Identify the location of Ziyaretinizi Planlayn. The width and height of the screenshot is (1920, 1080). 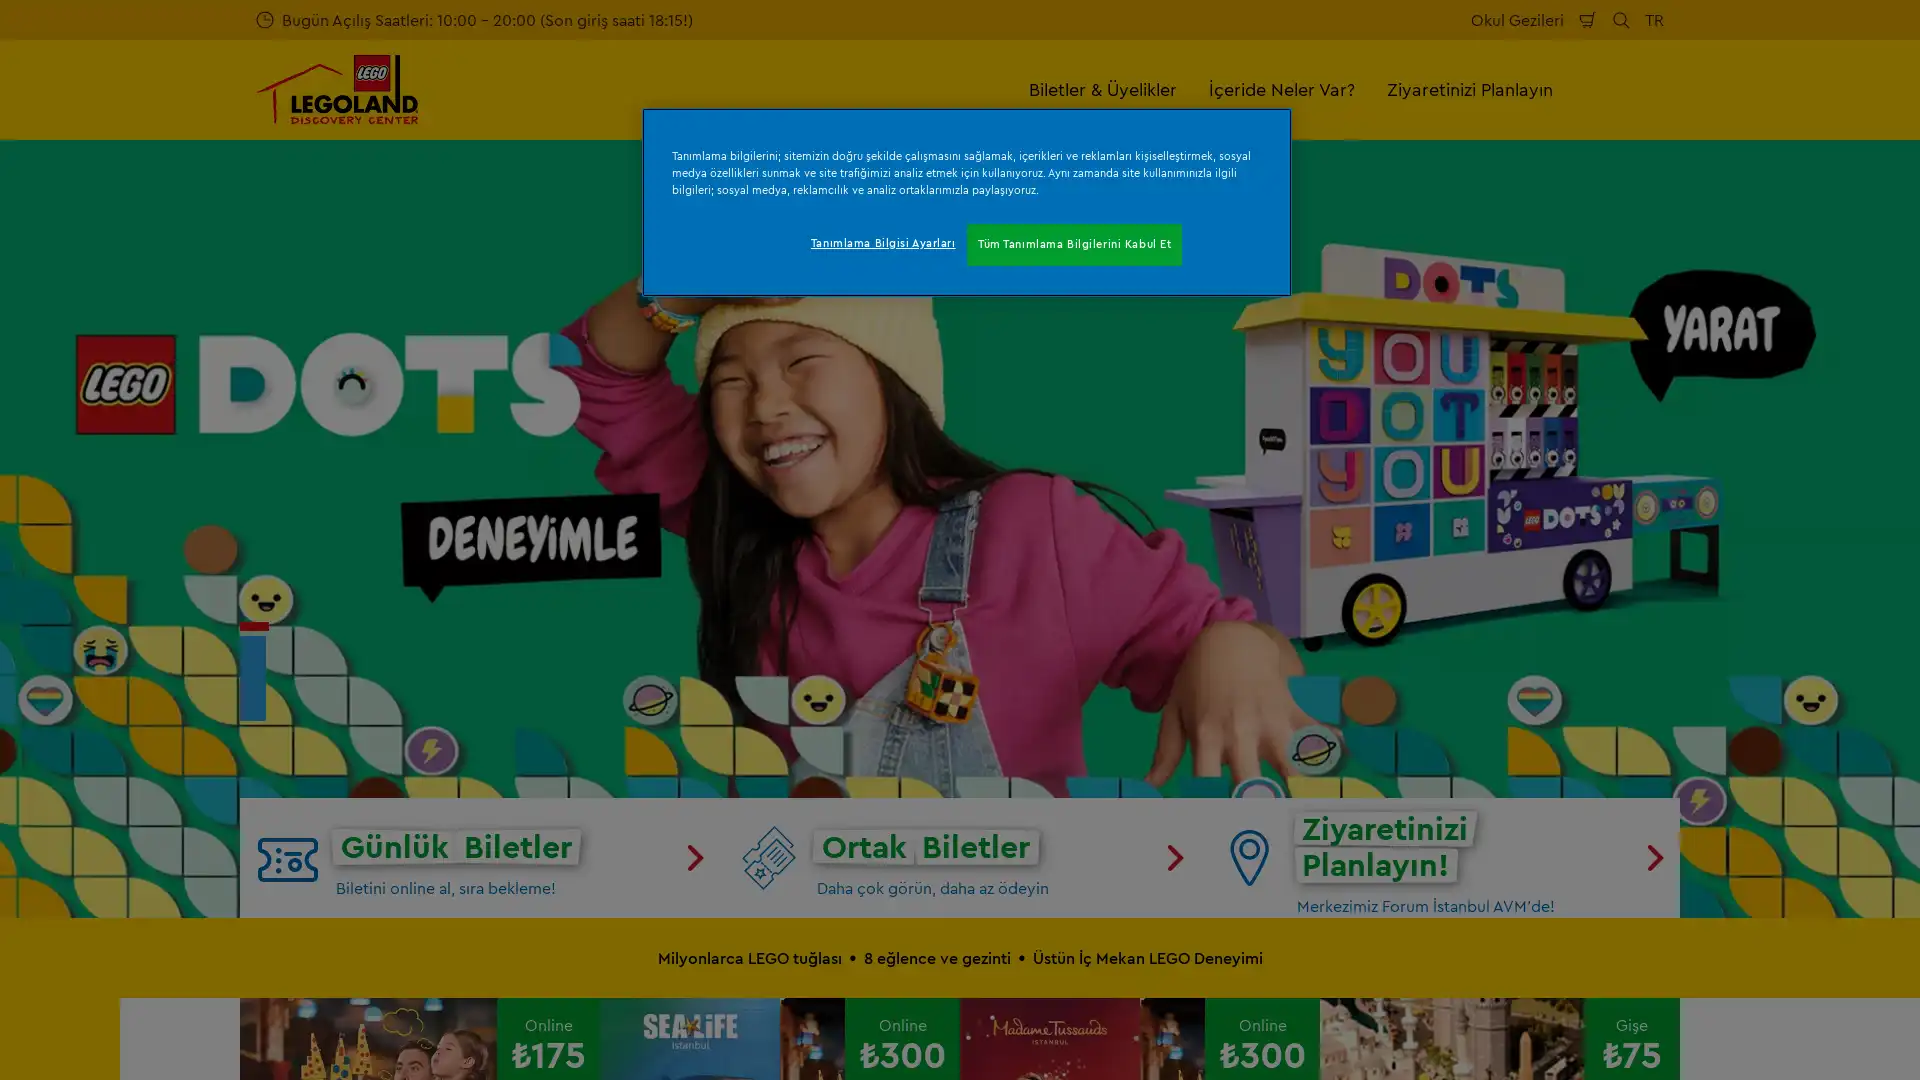
(1469, 88).